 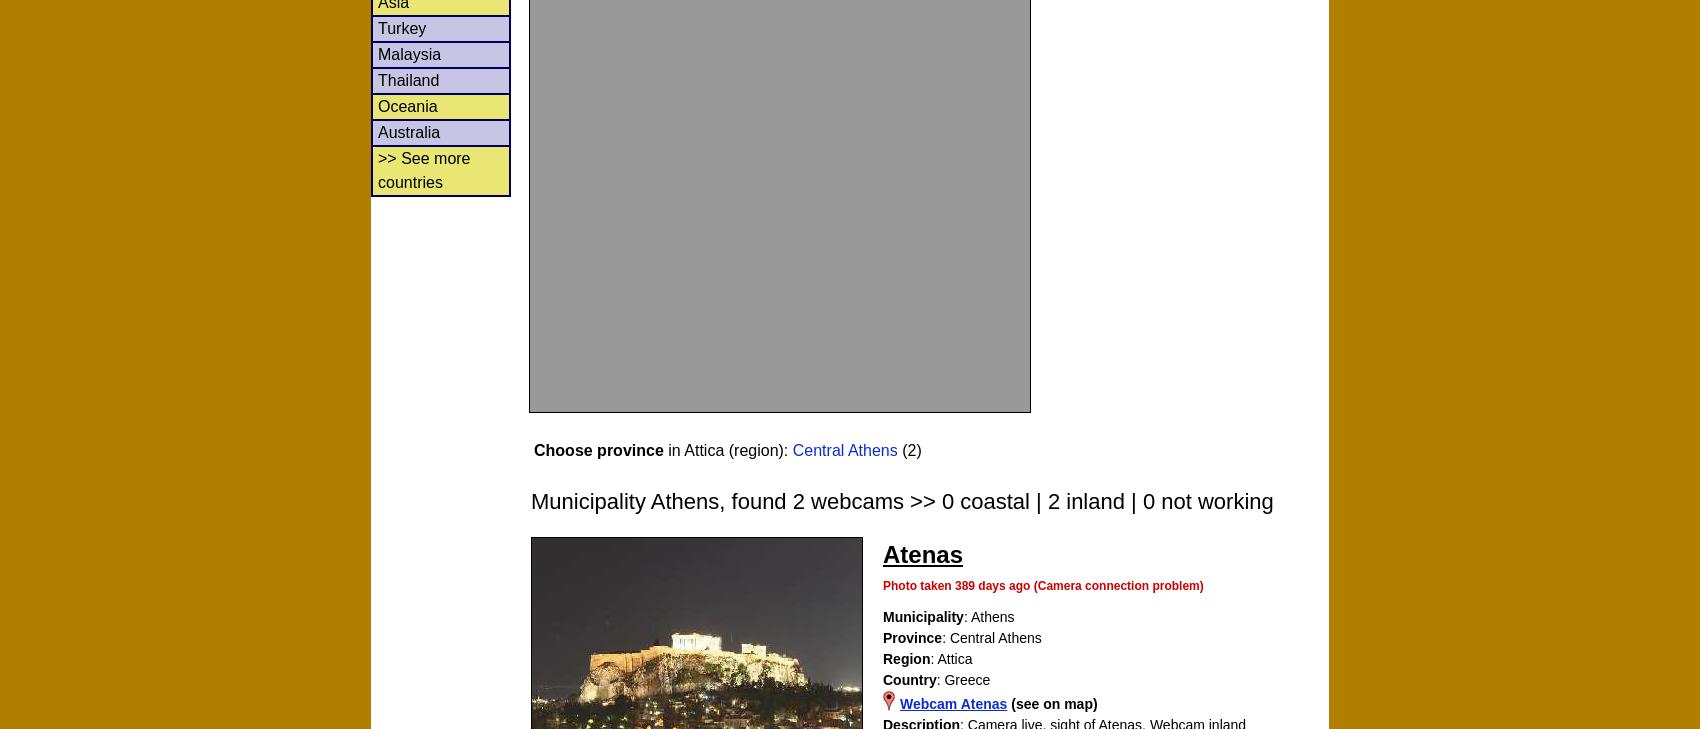 What do you see at coordinates (950, 659) in the screenshot?
I see `':
	Attica'` at bounding box center [950, 659].